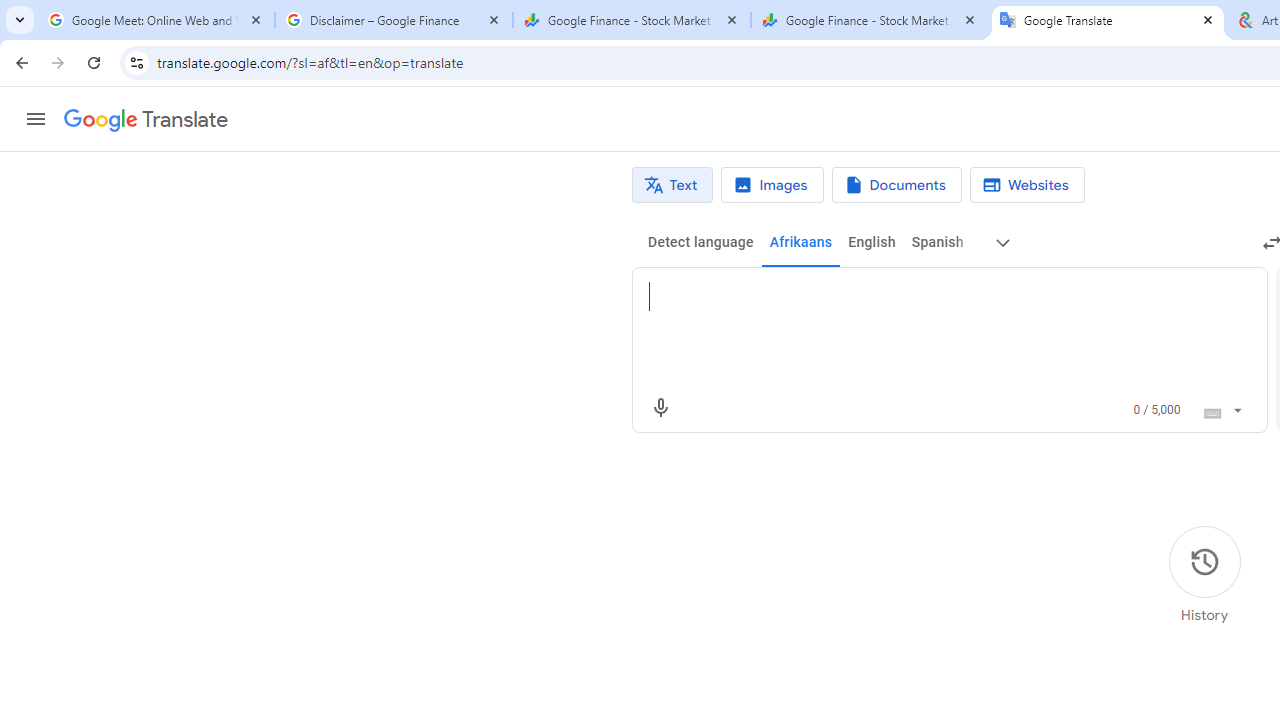 This screenshot has height=720, width=1280. What do you see at coordinates (1027, 185) in the screenshot?
I see `'Website translation'` at bounding box center [1027, 185].